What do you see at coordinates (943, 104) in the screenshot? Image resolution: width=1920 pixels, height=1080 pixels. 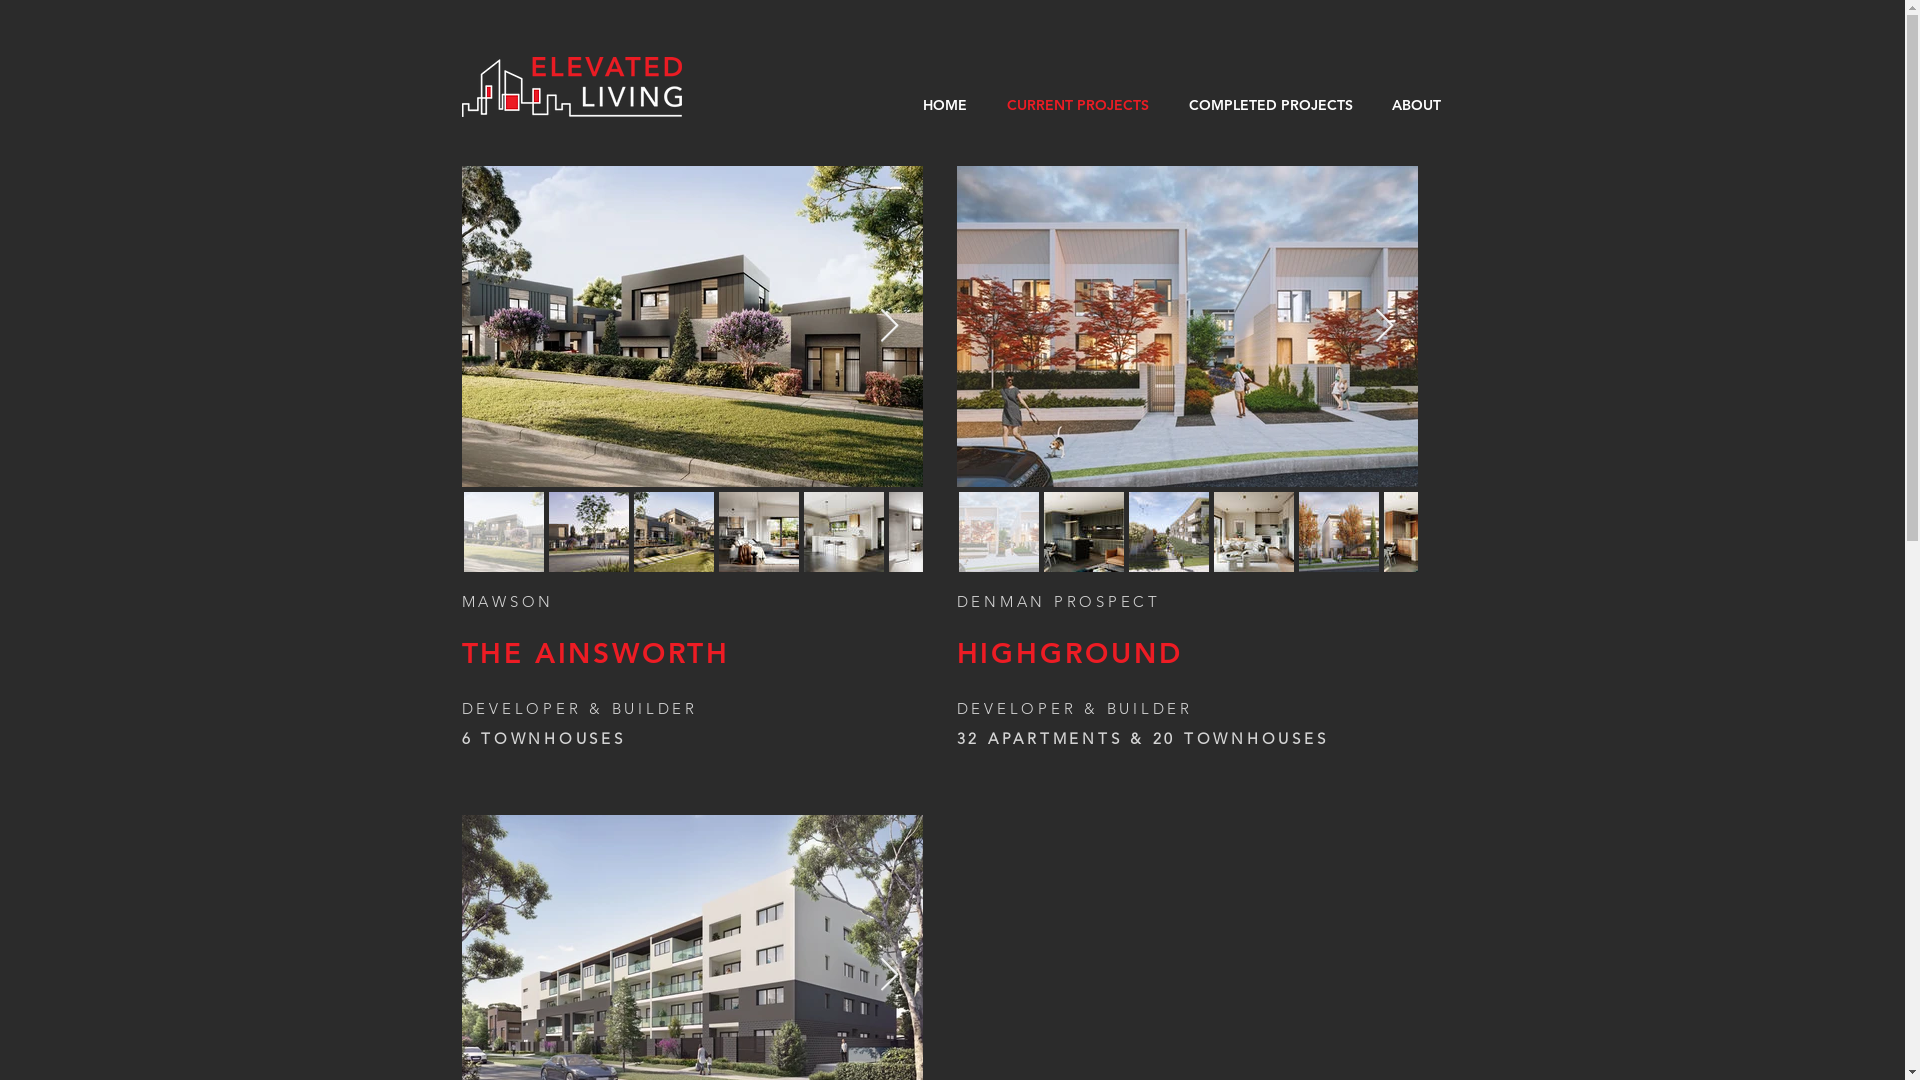 I see `'HOME'` at bounding box center [943, 104].